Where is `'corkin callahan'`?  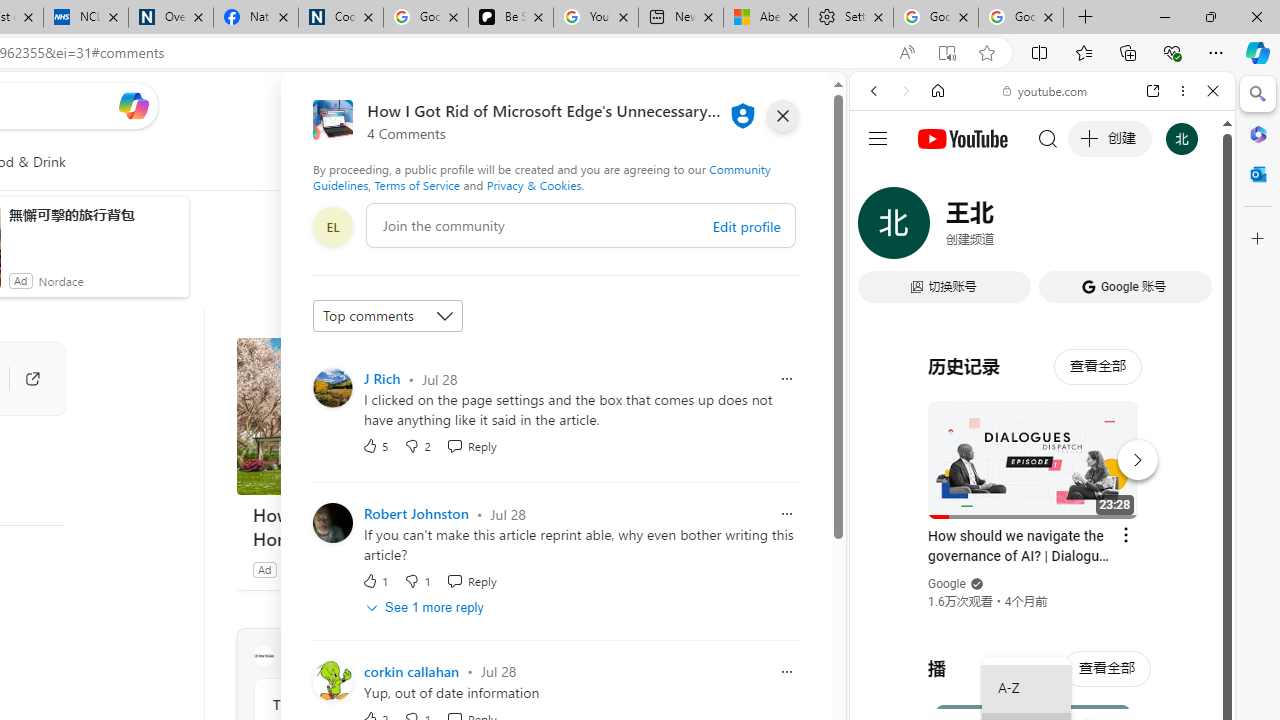 'corkin callahan' is located at coordinates (410, 671).